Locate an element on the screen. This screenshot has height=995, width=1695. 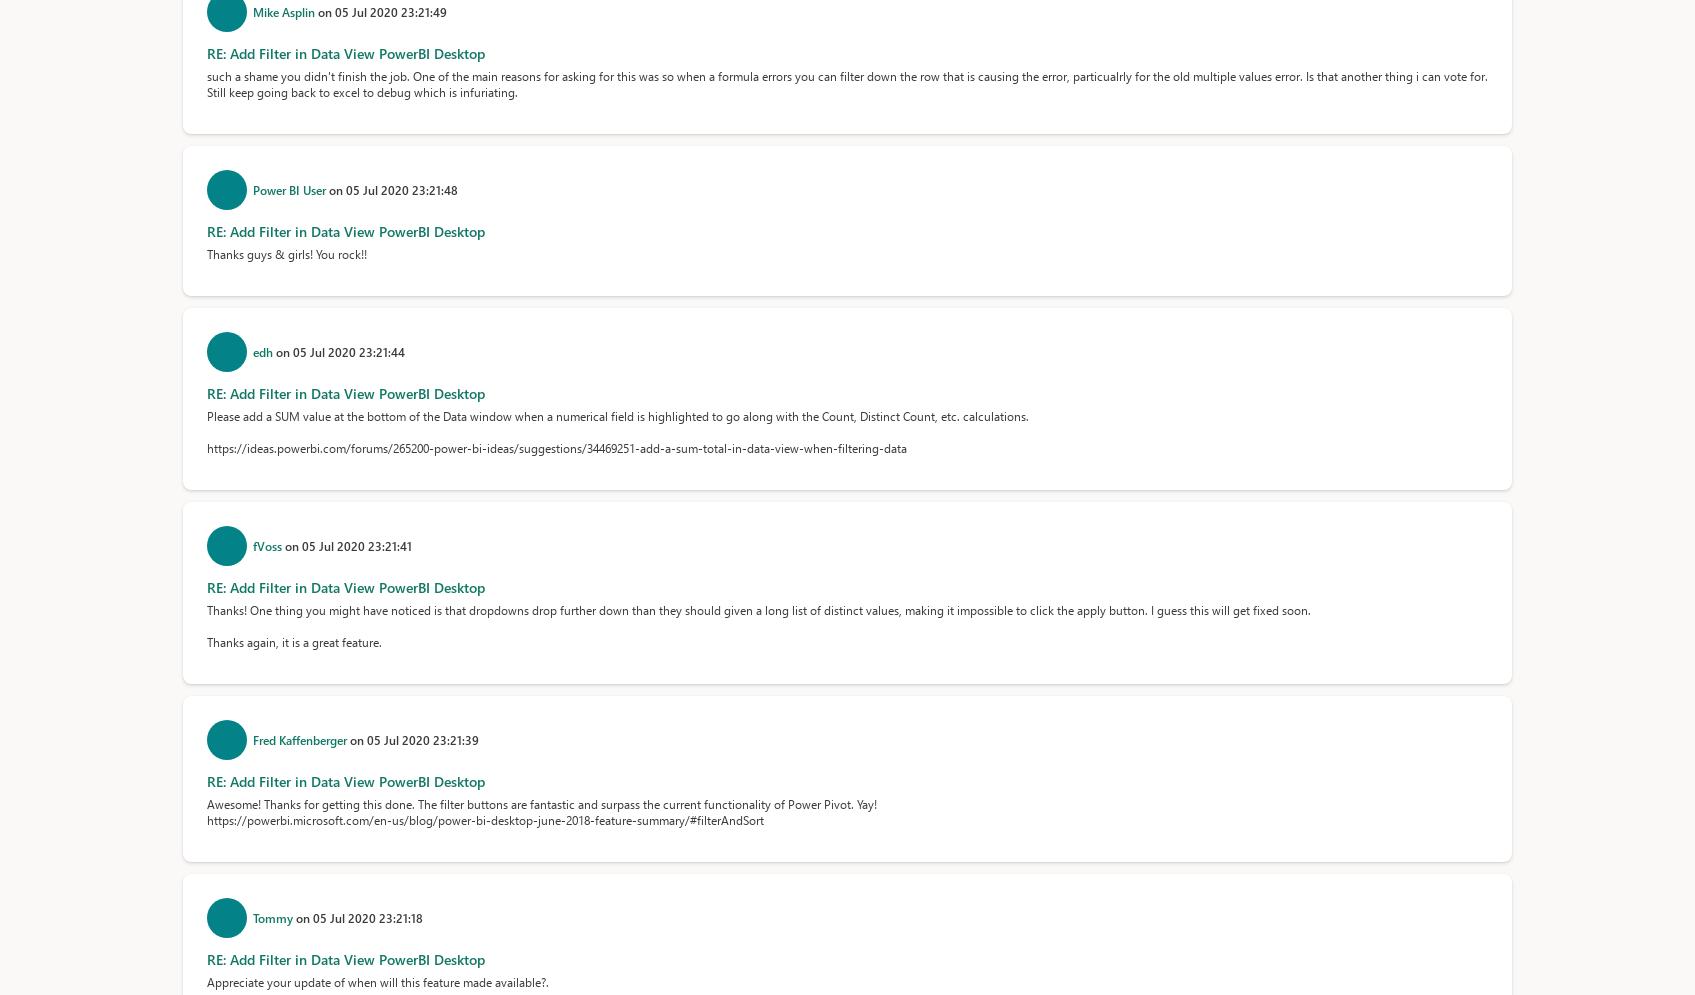
'Awesome! Thanks for getting this done. The filter buttons are fantastic and surpass the current functionality of Power Pivot. Yay!' is located at coordinates (204, 803).